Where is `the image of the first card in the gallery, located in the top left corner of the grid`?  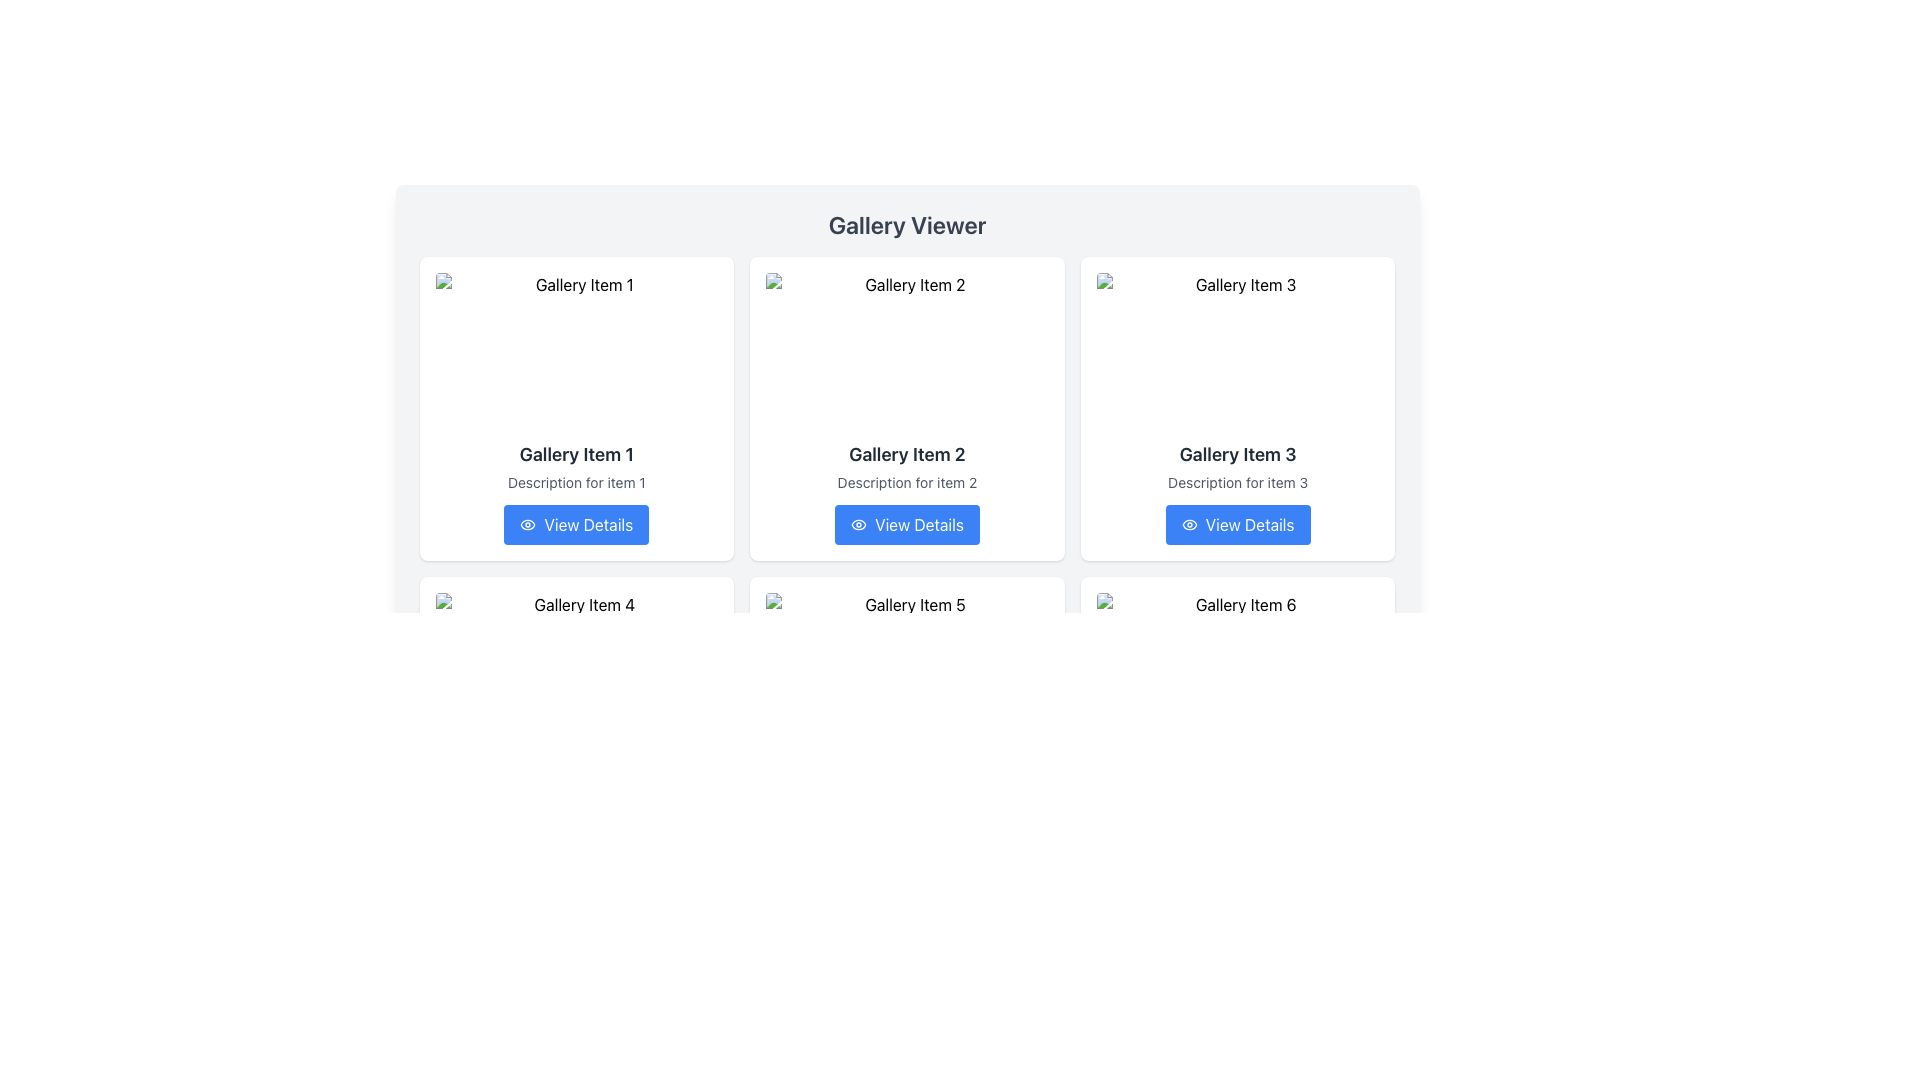 the image of the first card in the gallery, located in the top left corner of the grid is located at coordinates (575, 407).